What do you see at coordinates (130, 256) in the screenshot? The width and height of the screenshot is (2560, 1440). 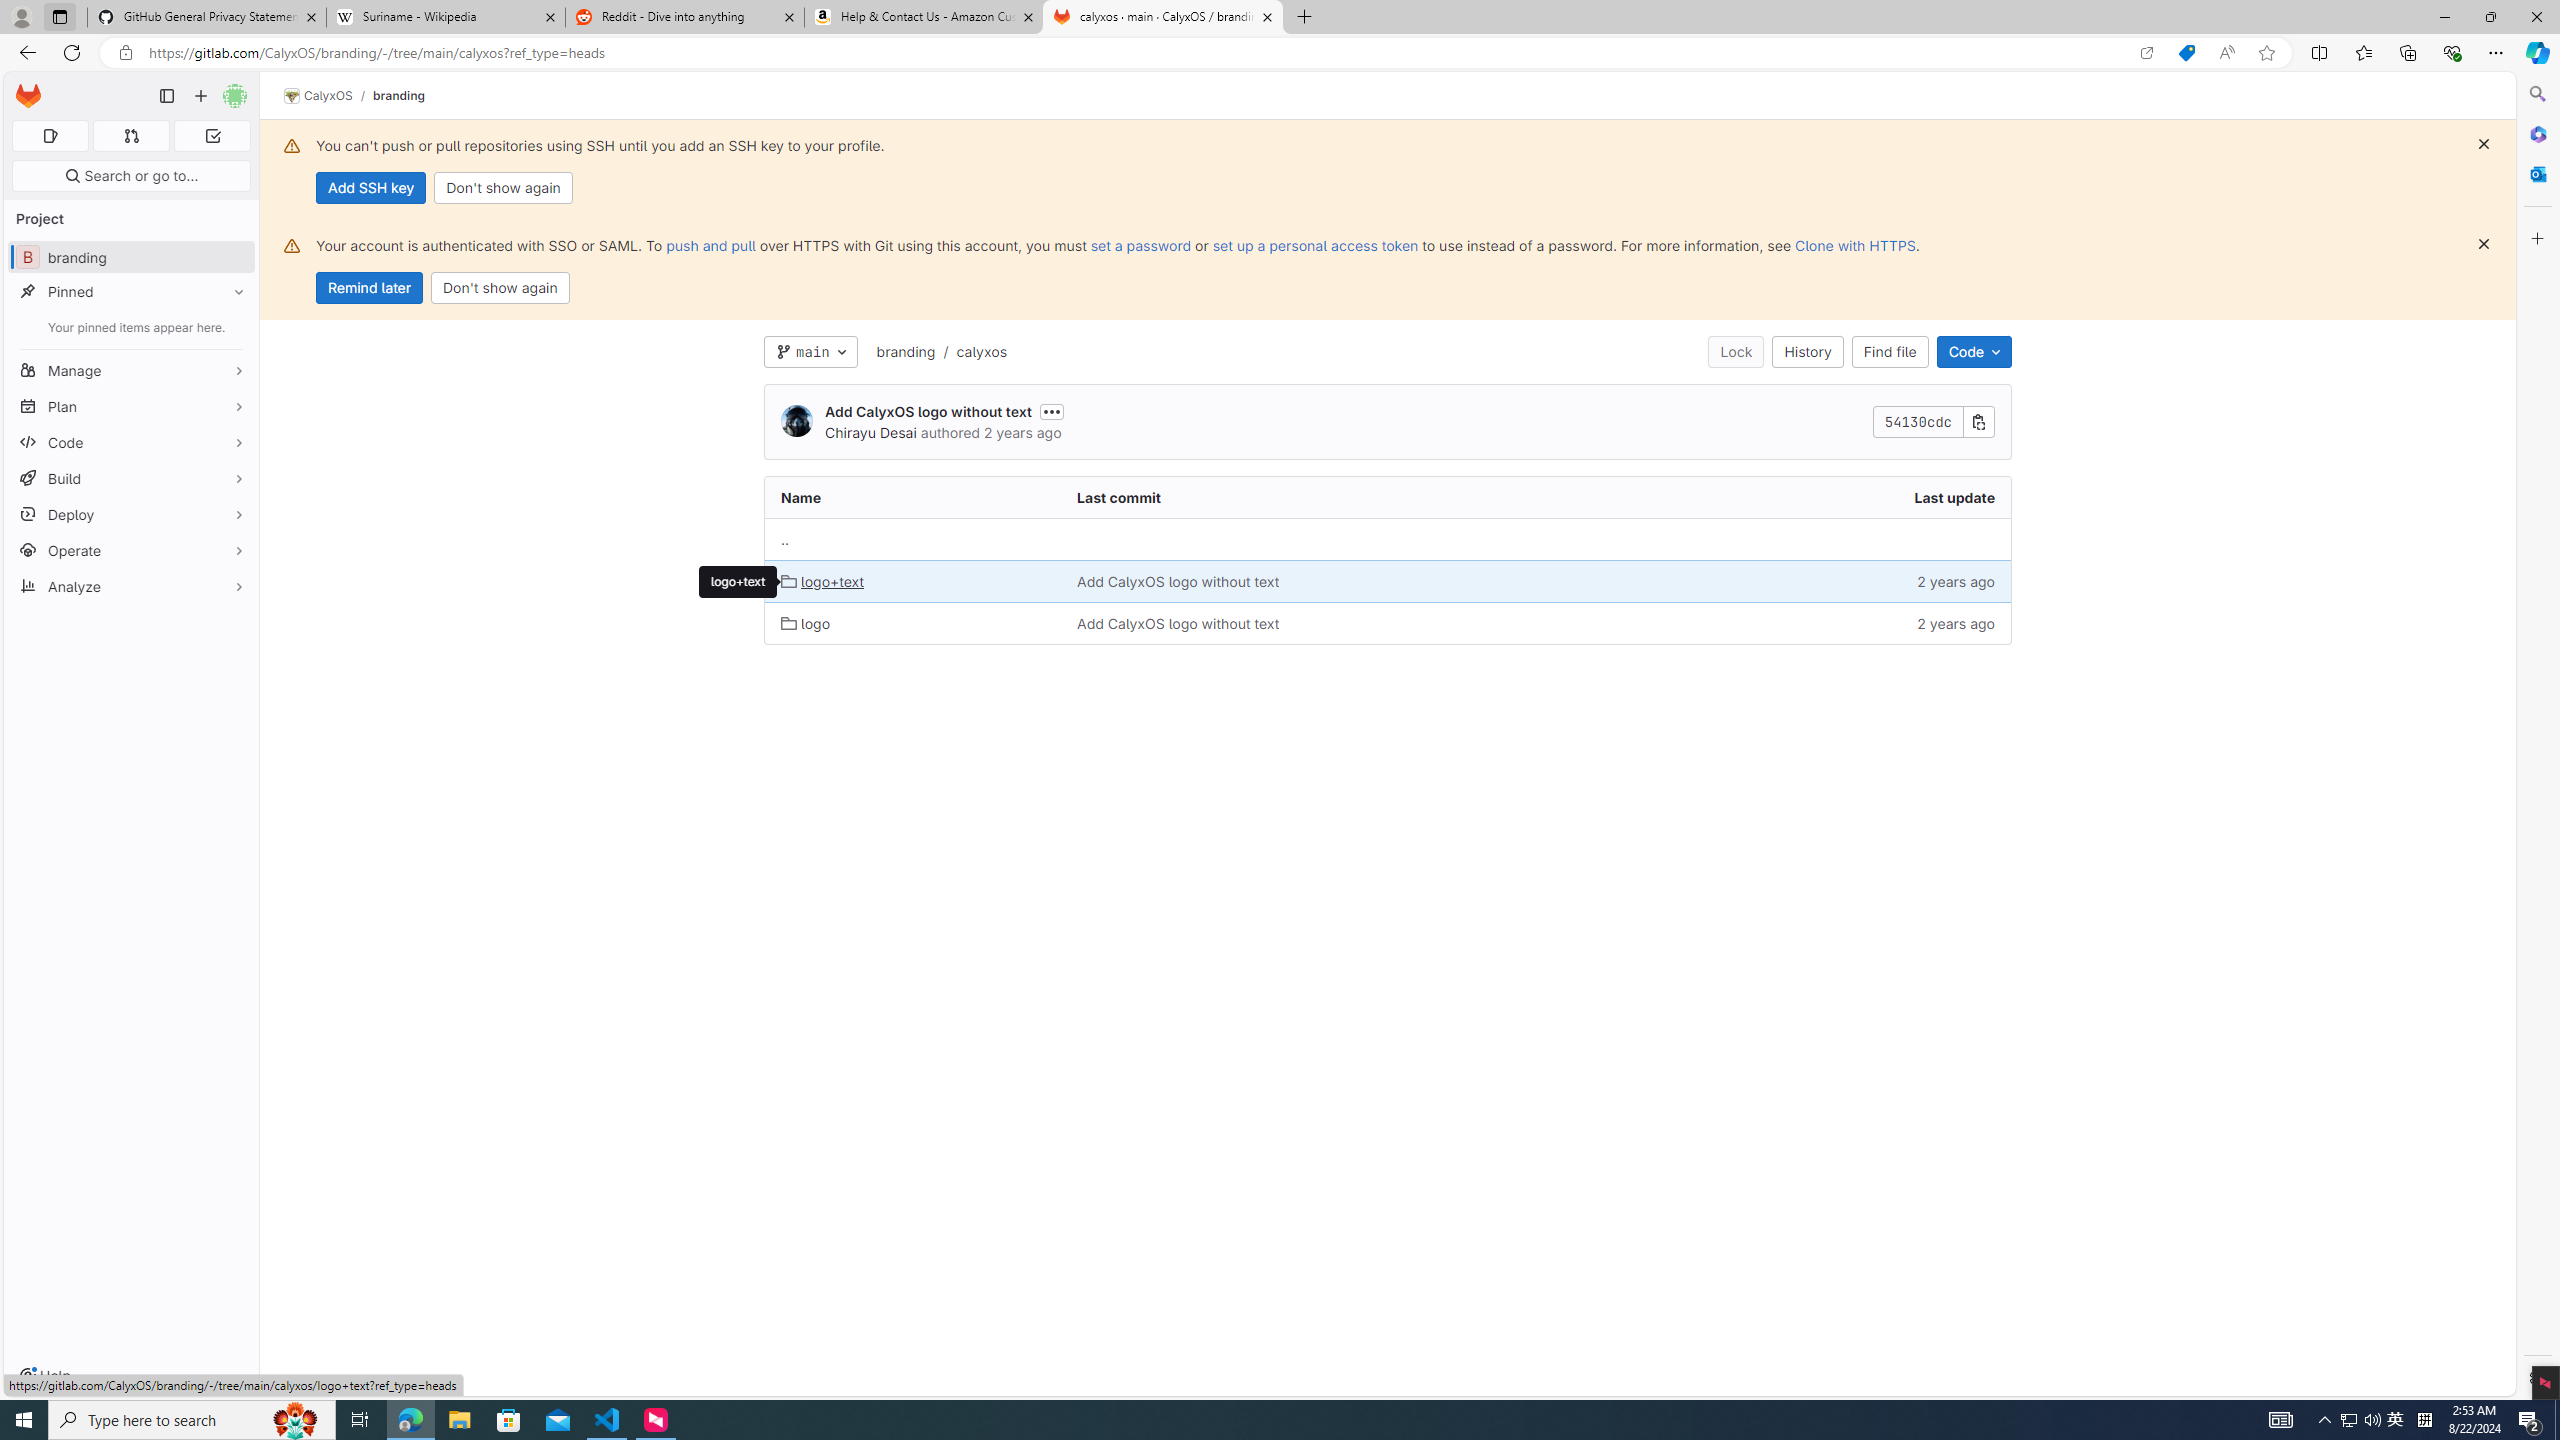 I see `'Bbranding'` at bounding box center [130, 256].